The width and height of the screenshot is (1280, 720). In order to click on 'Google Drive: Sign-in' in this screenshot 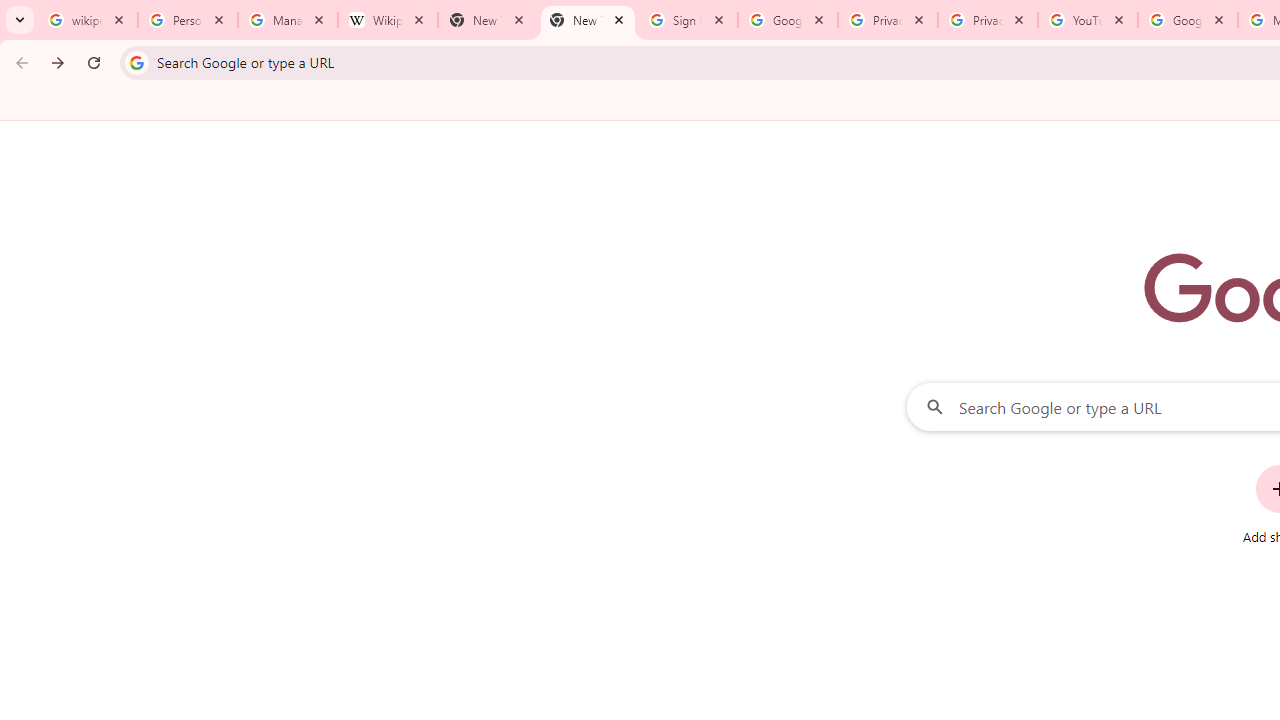, I will do `click(787, 20)`.